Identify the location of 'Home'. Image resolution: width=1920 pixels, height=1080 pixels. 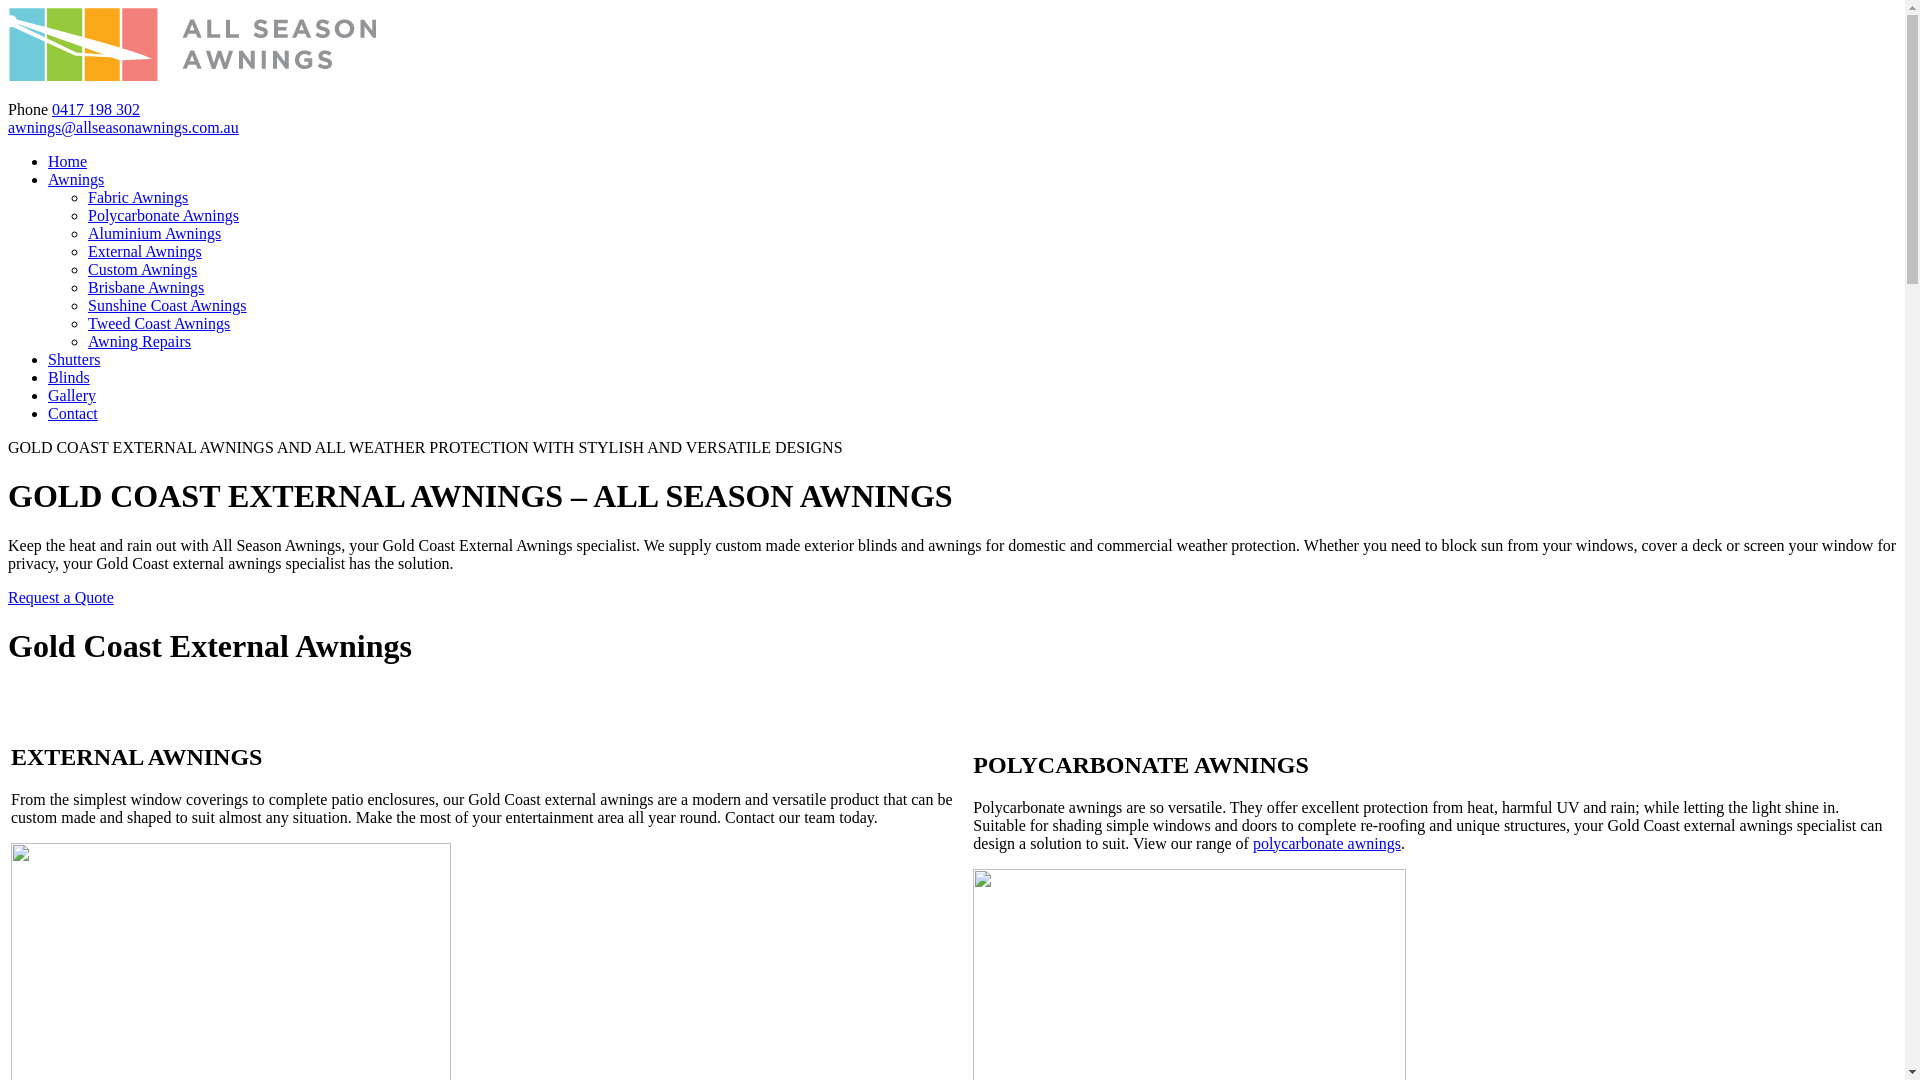
(48, 160).